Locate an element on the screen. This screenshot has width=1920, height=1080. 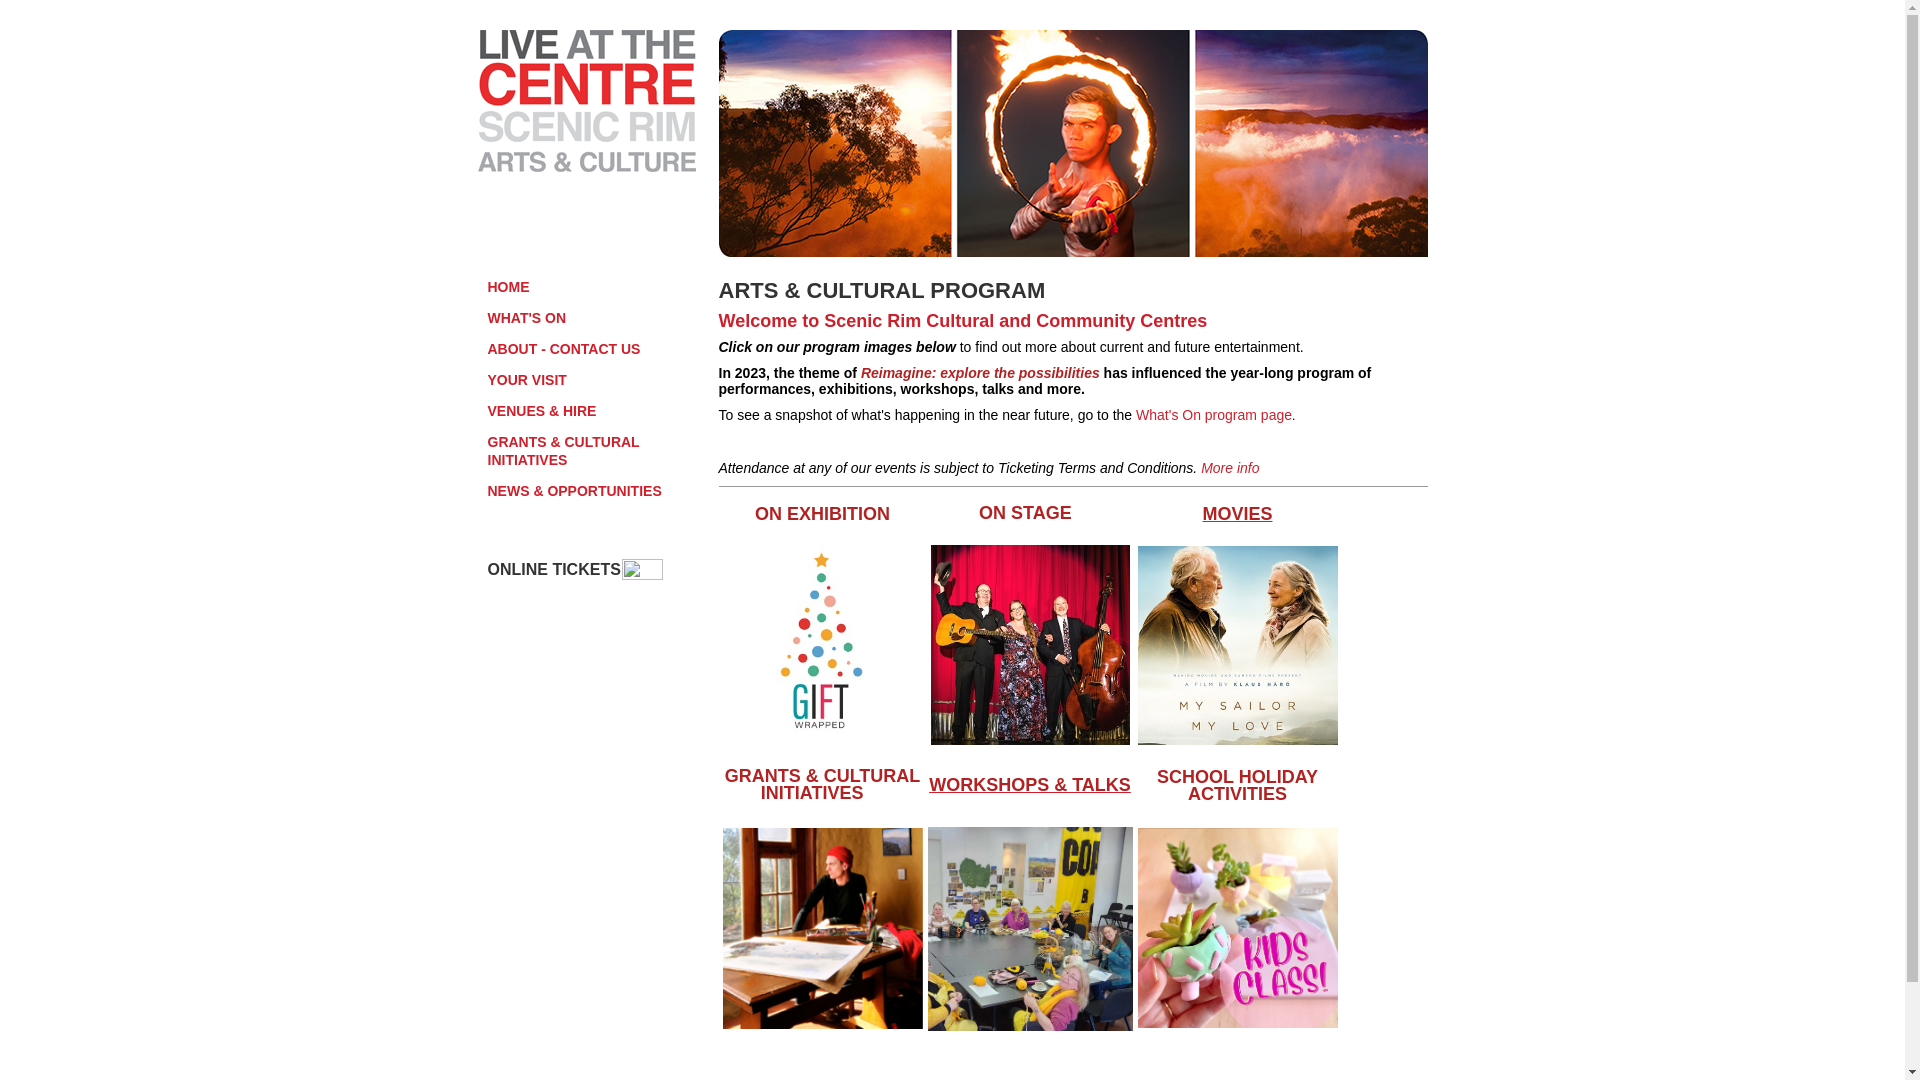
'ON STAGE ' is located at coordinates (1027, 512).